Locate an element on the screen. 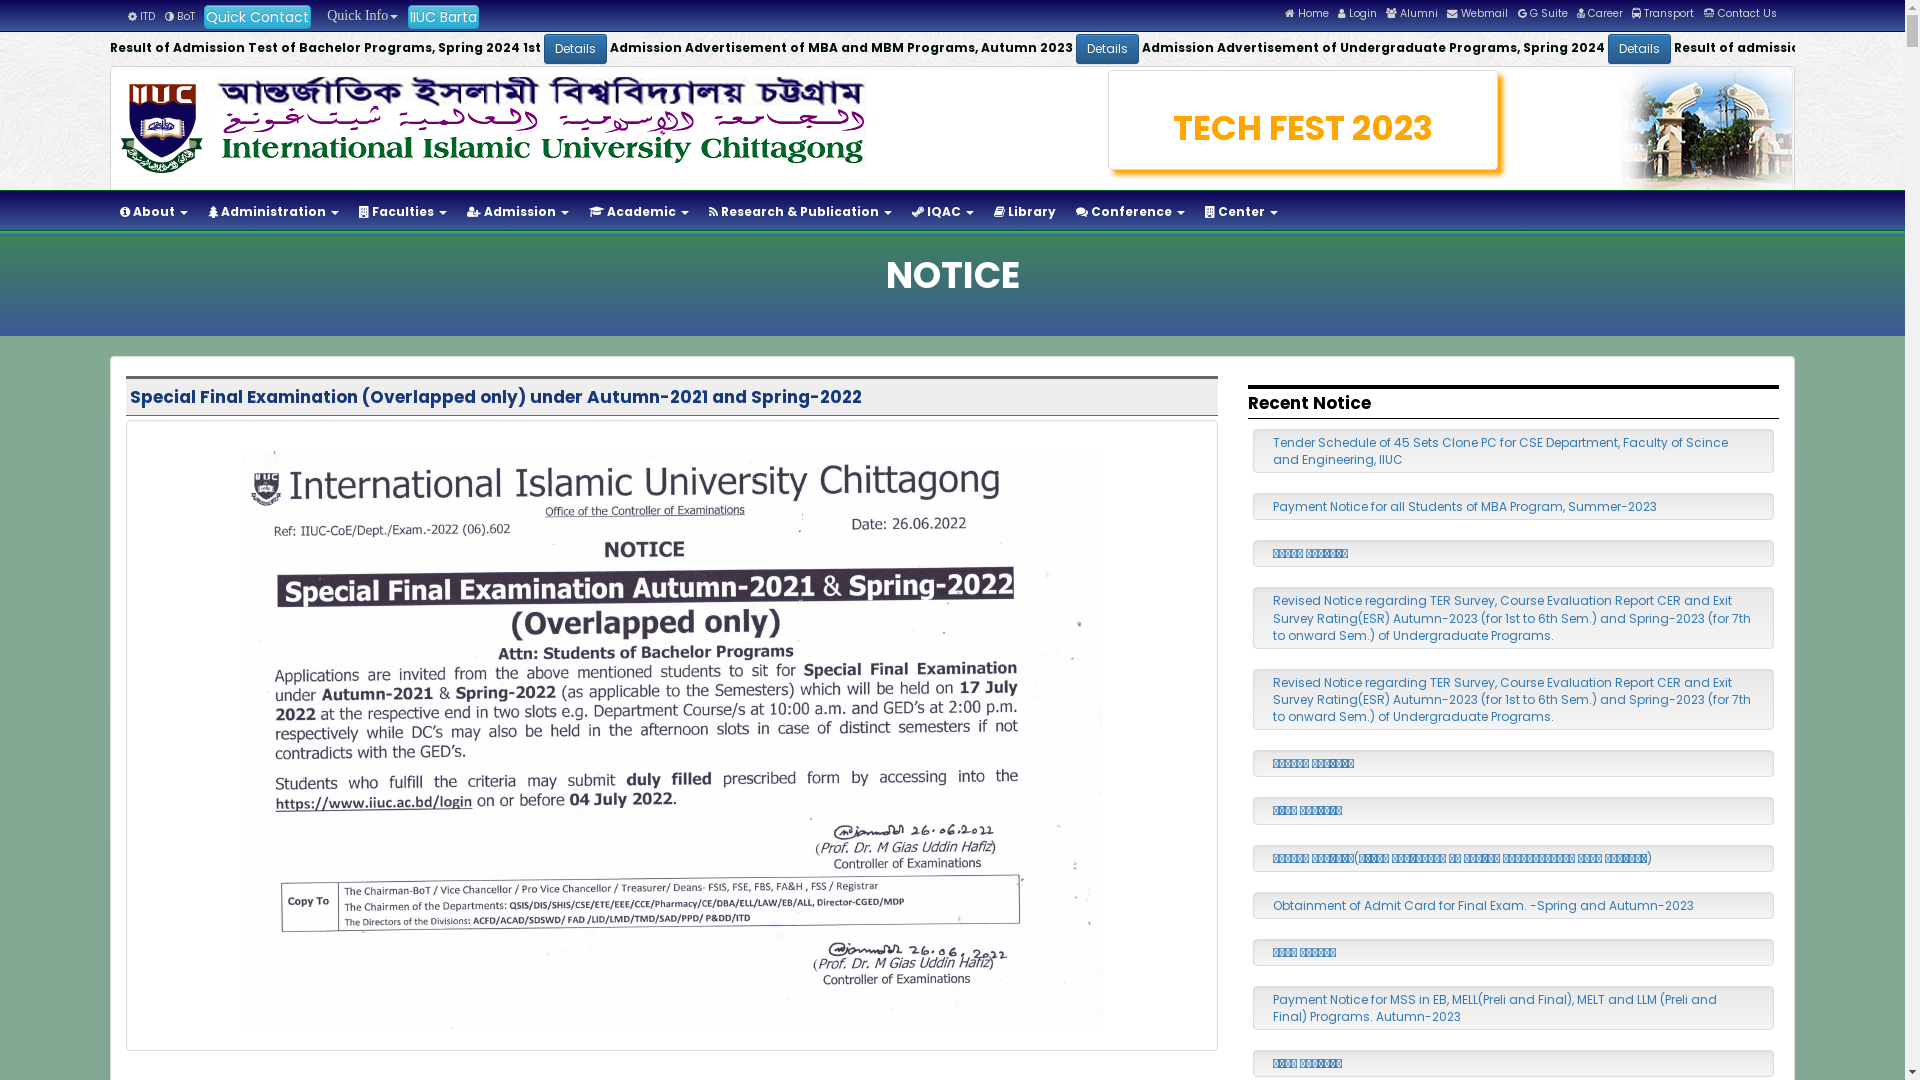  'Admission' is located at coordinates (518, 212).